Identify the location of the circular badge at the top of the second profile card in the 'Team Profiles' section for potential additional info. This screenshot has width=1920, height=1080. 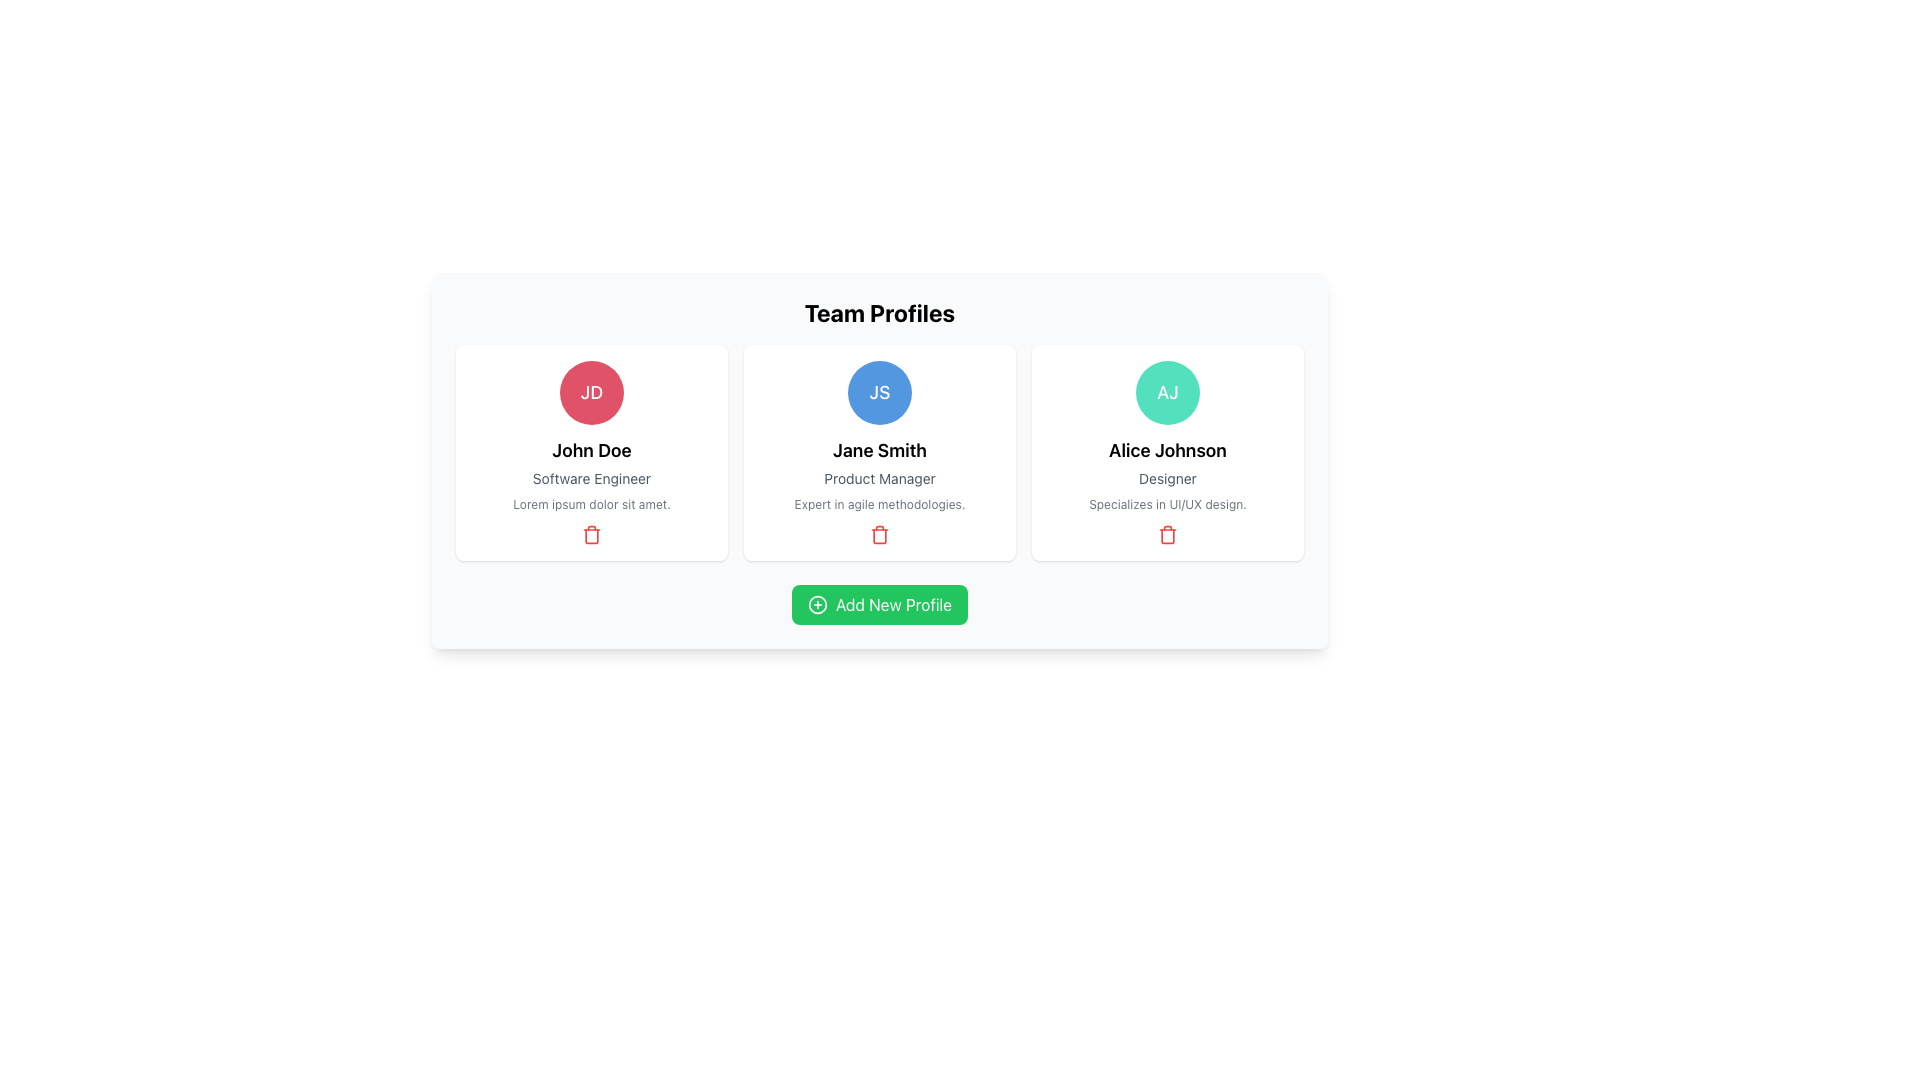
(879, 461).